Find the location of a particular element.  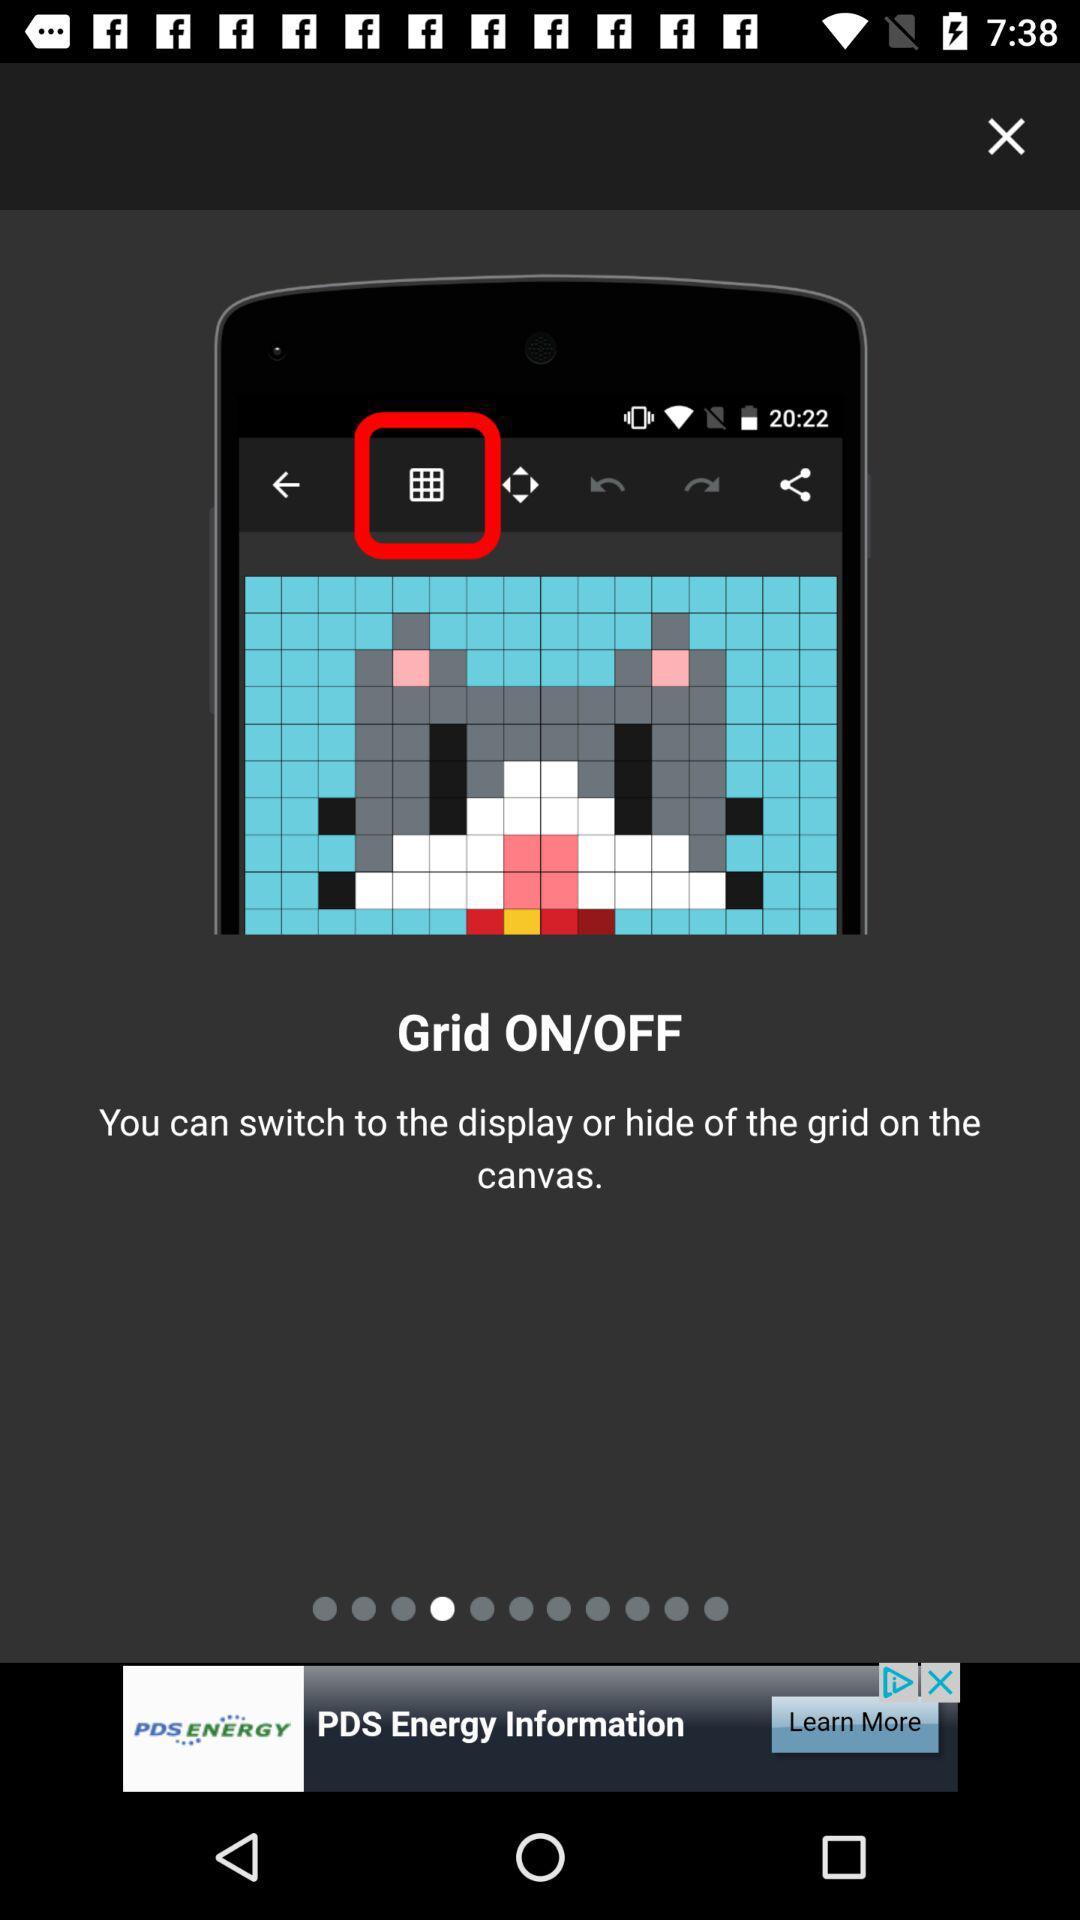

window is located at coordinates (1006, 135).